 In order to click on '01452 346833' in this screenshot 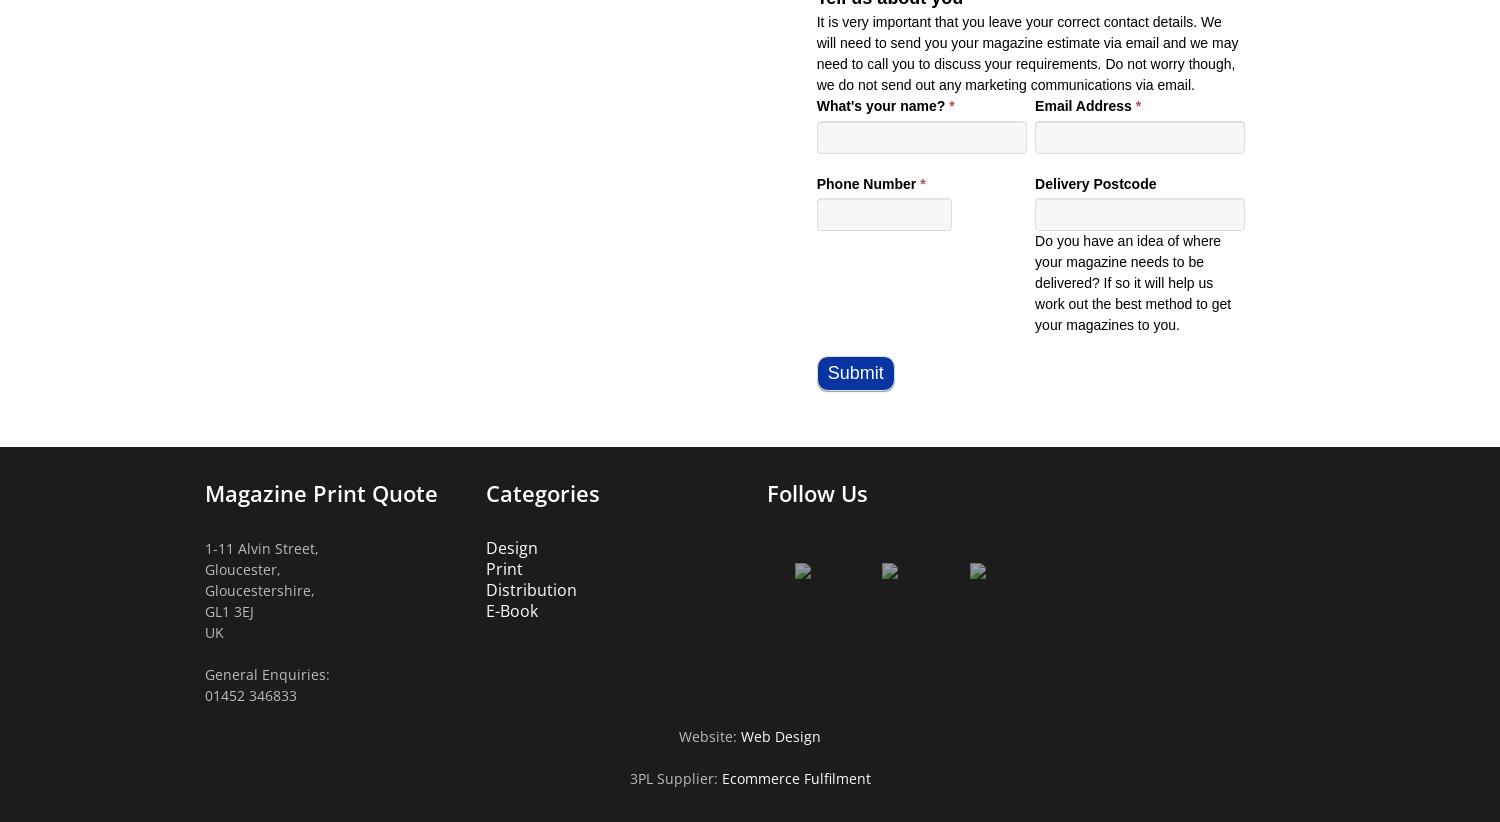, I will do `click(204, 694)`.